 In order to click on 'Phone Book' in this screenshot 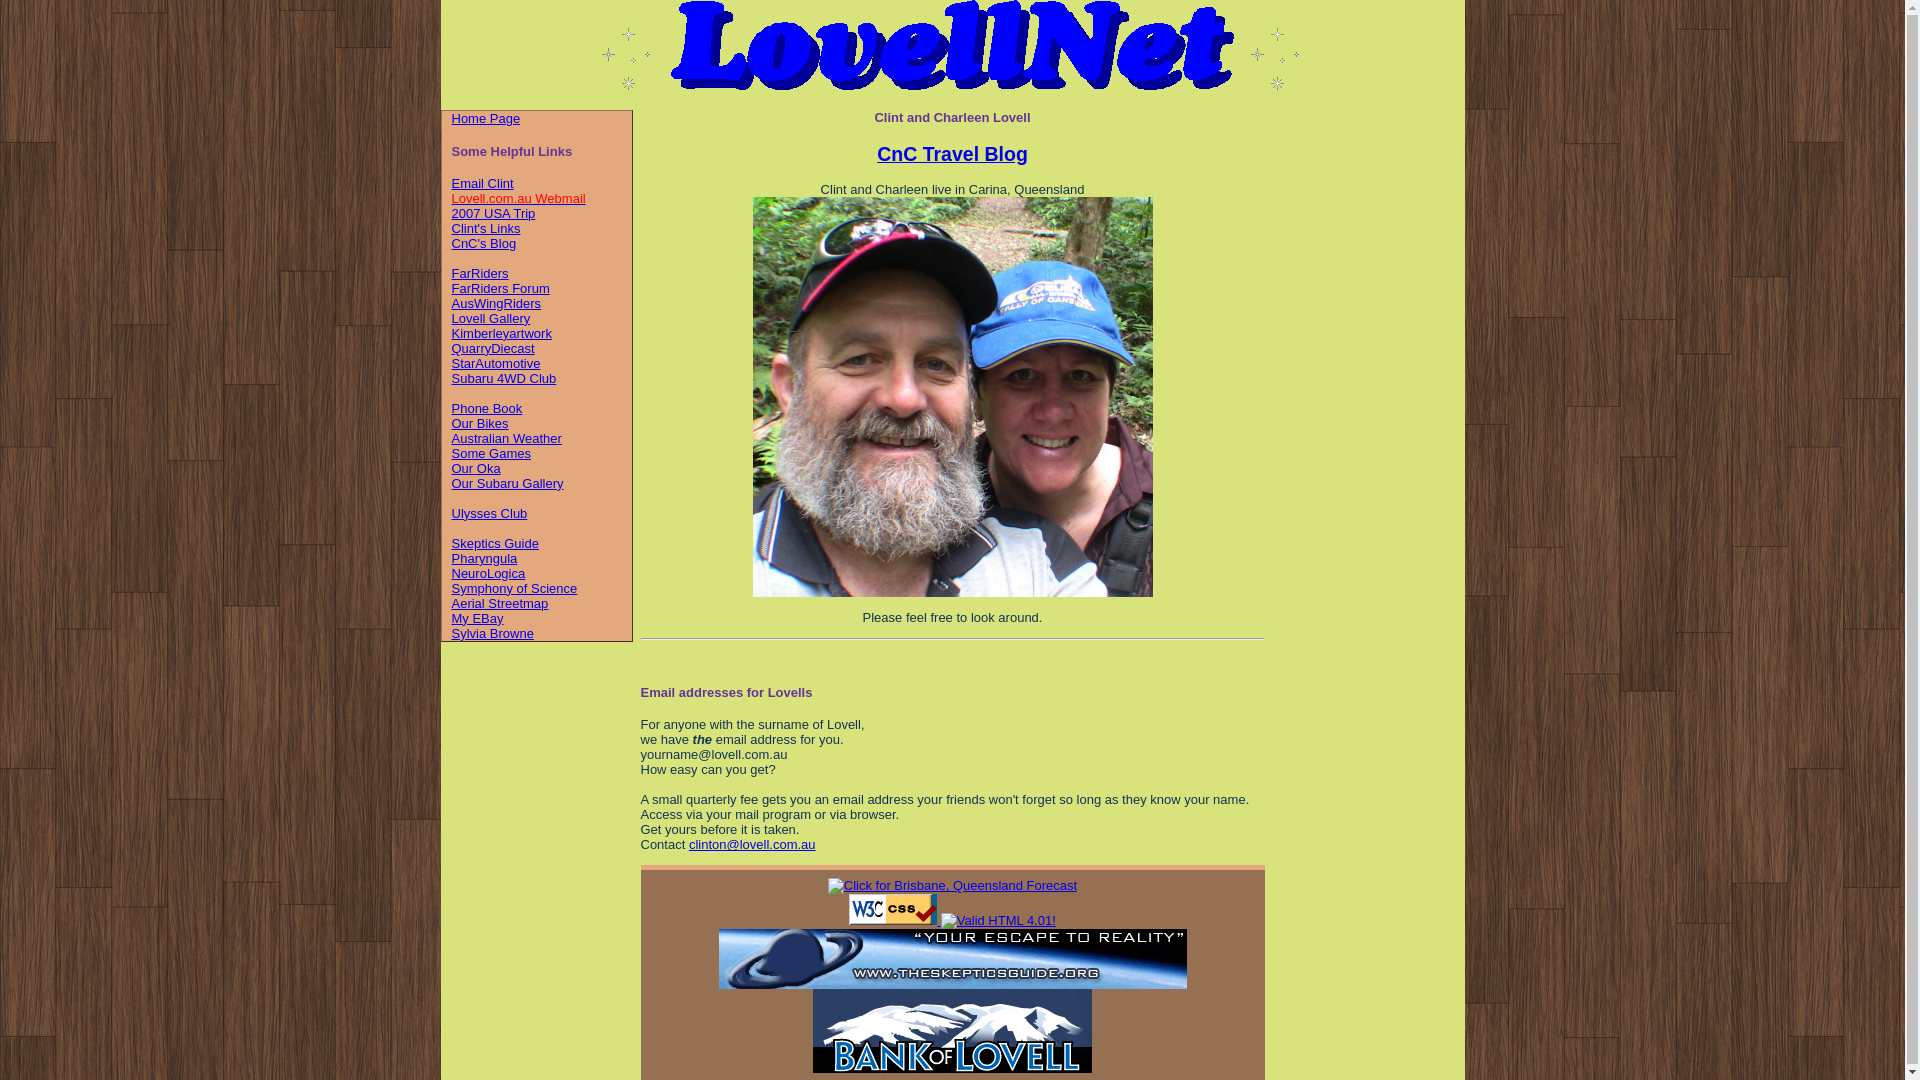, I will do `click(487, 407)`.